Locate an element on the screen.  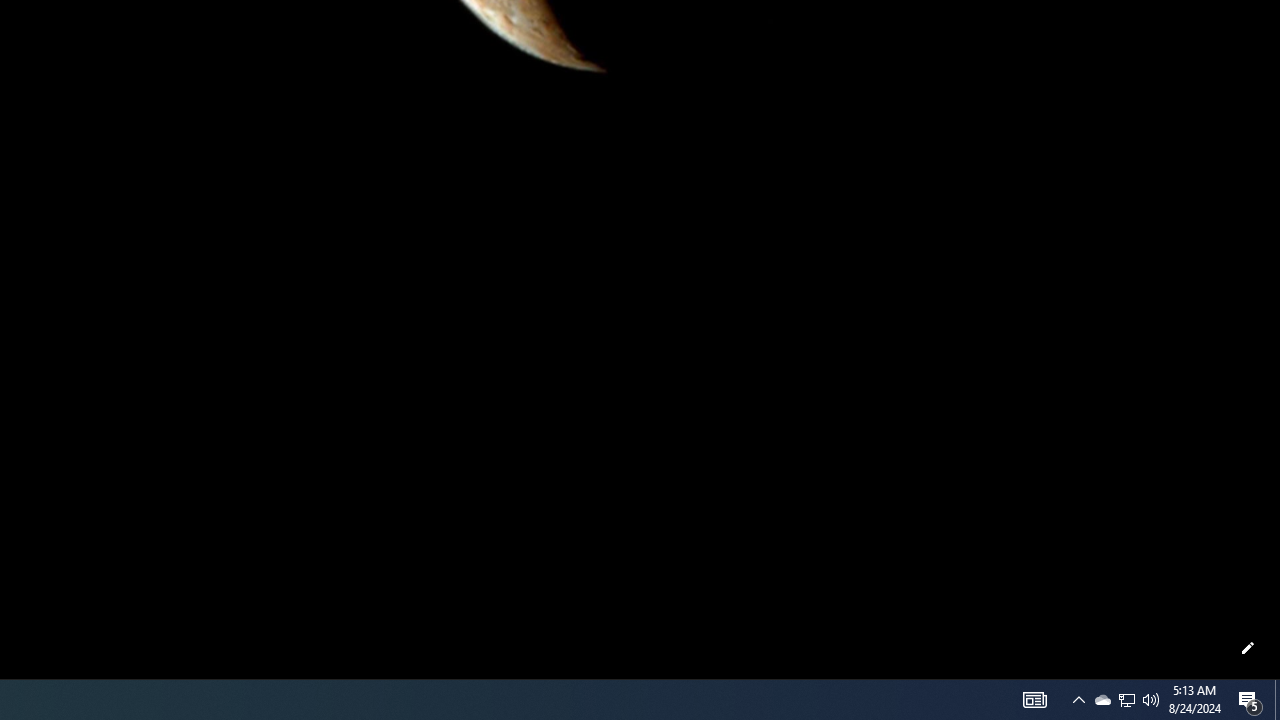
'Customize this page' is located at coordinates (1247, 648).